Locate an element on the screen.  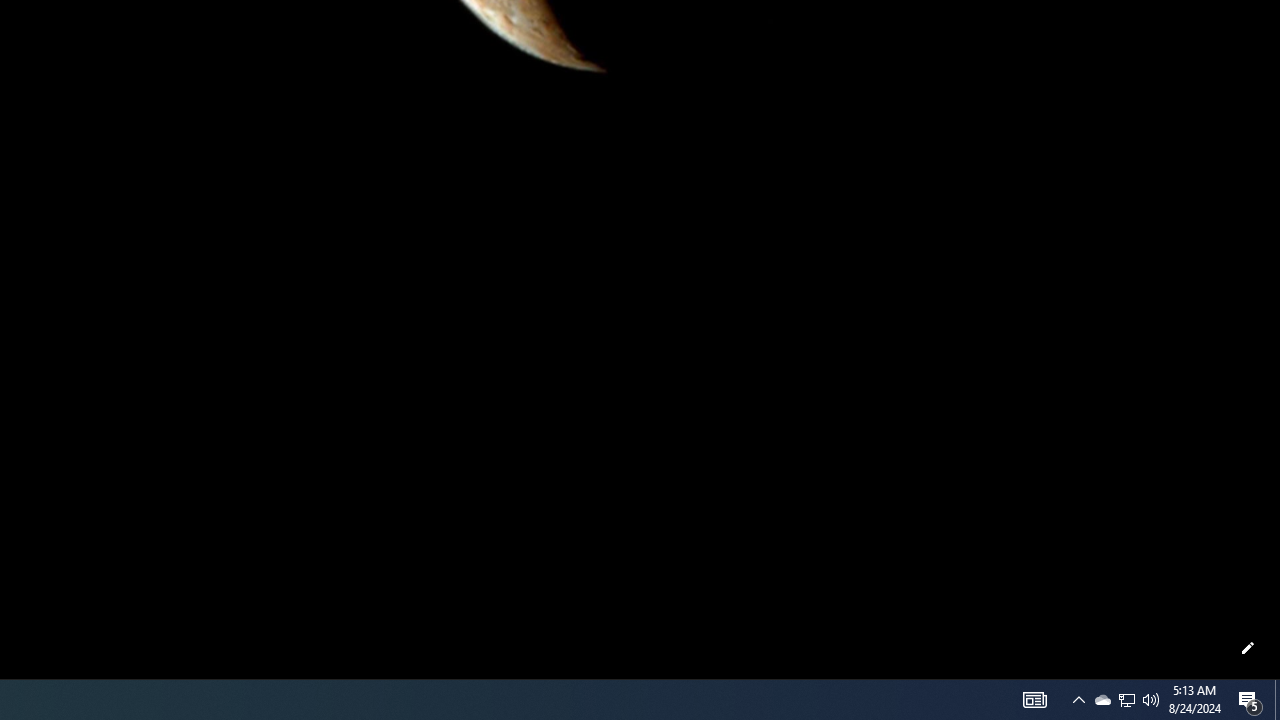
'Customize this page' is located at coordinates (1247, 648).